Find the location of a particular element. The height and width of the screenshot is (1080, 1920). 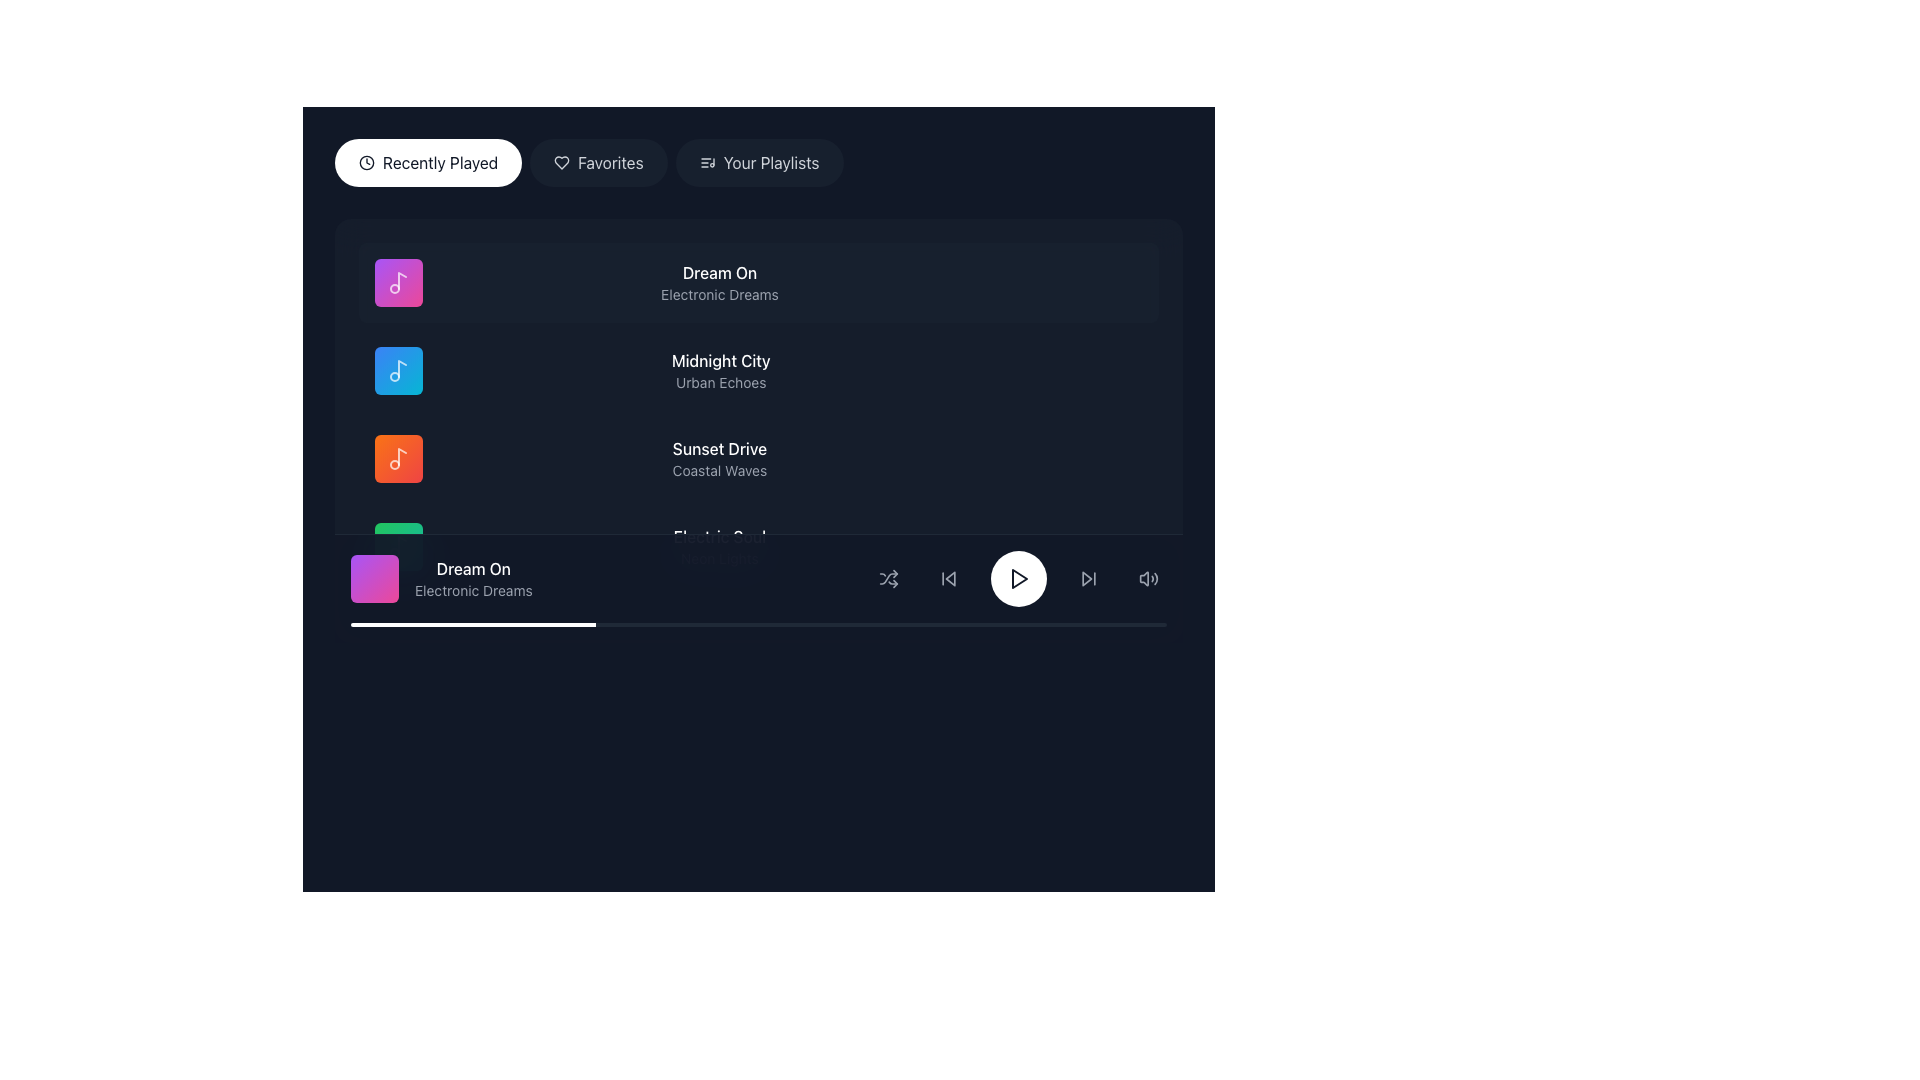

the circular play button located at the bottom center of the interface, which has a white background and a black play icon is located at coordinates (1018, 578).